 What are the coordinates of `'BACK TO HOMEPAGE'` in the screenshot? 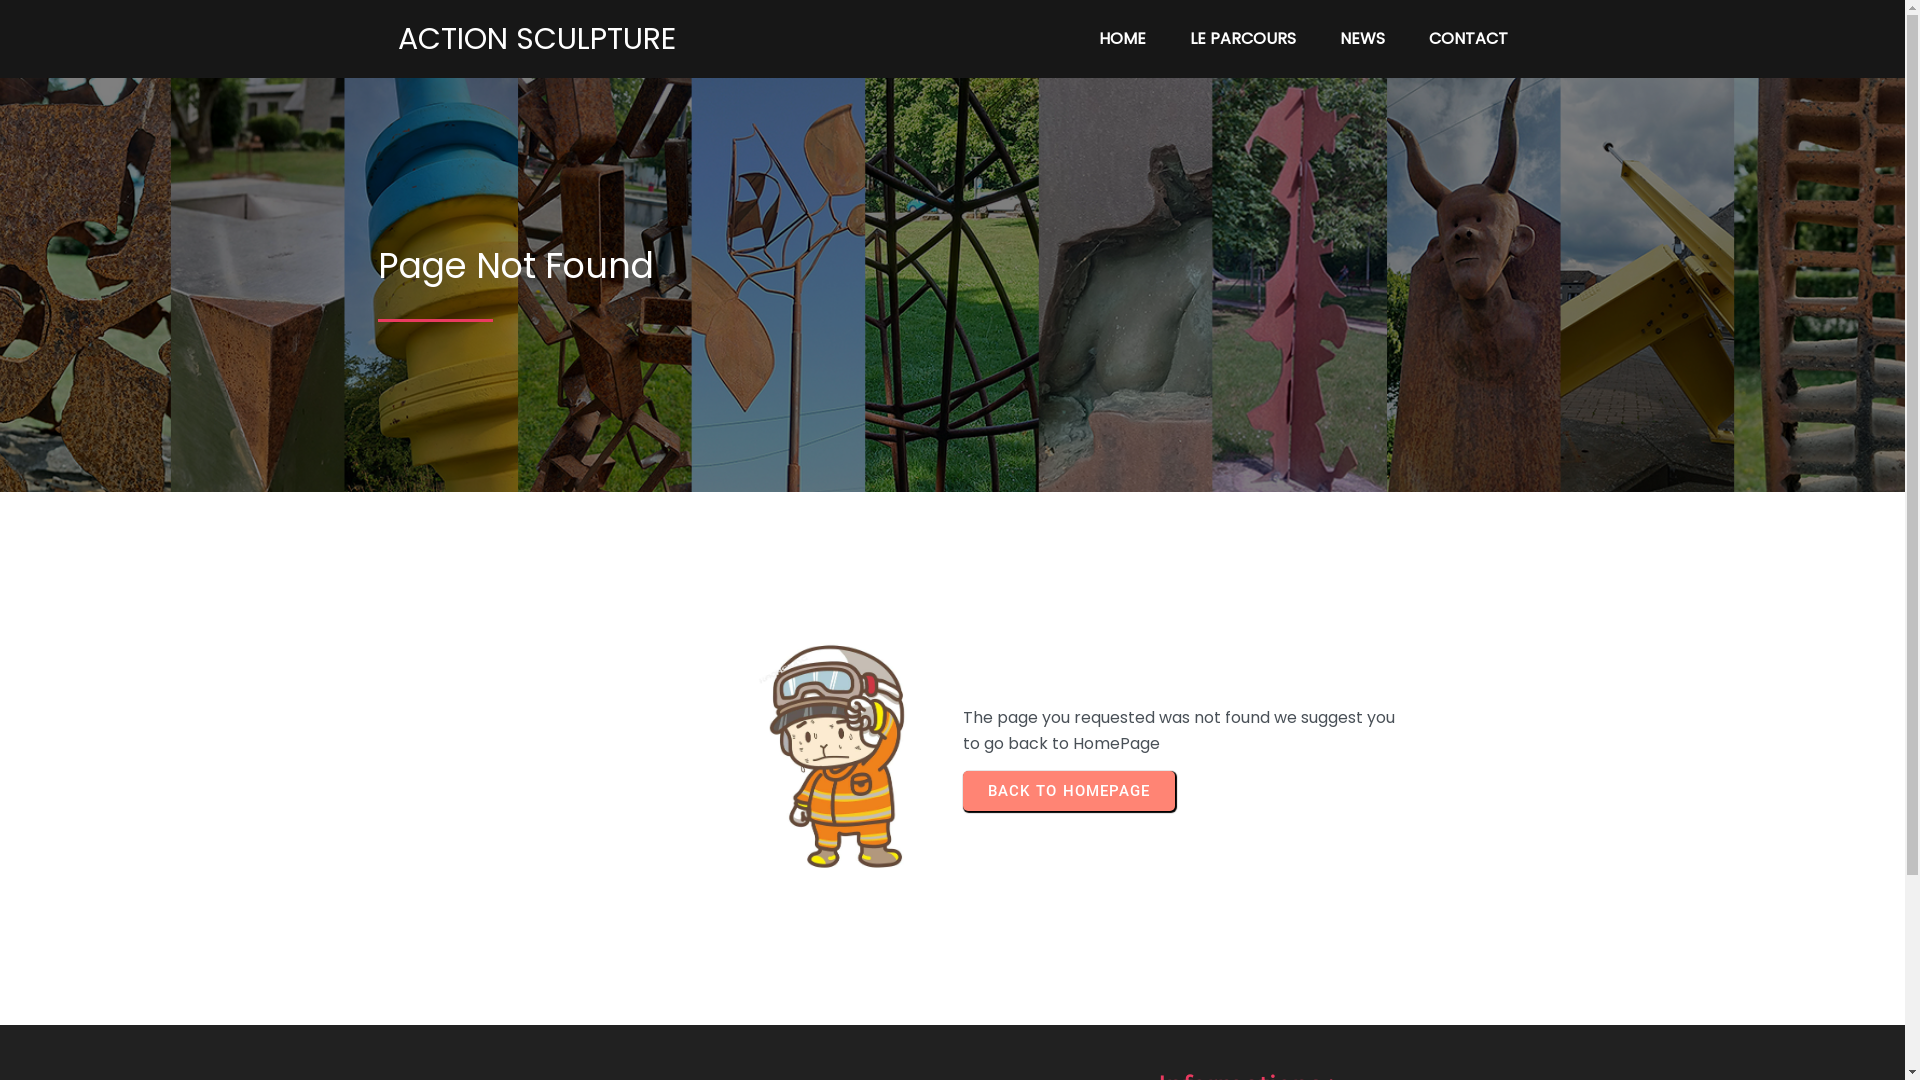 It's located at (1067, 789).